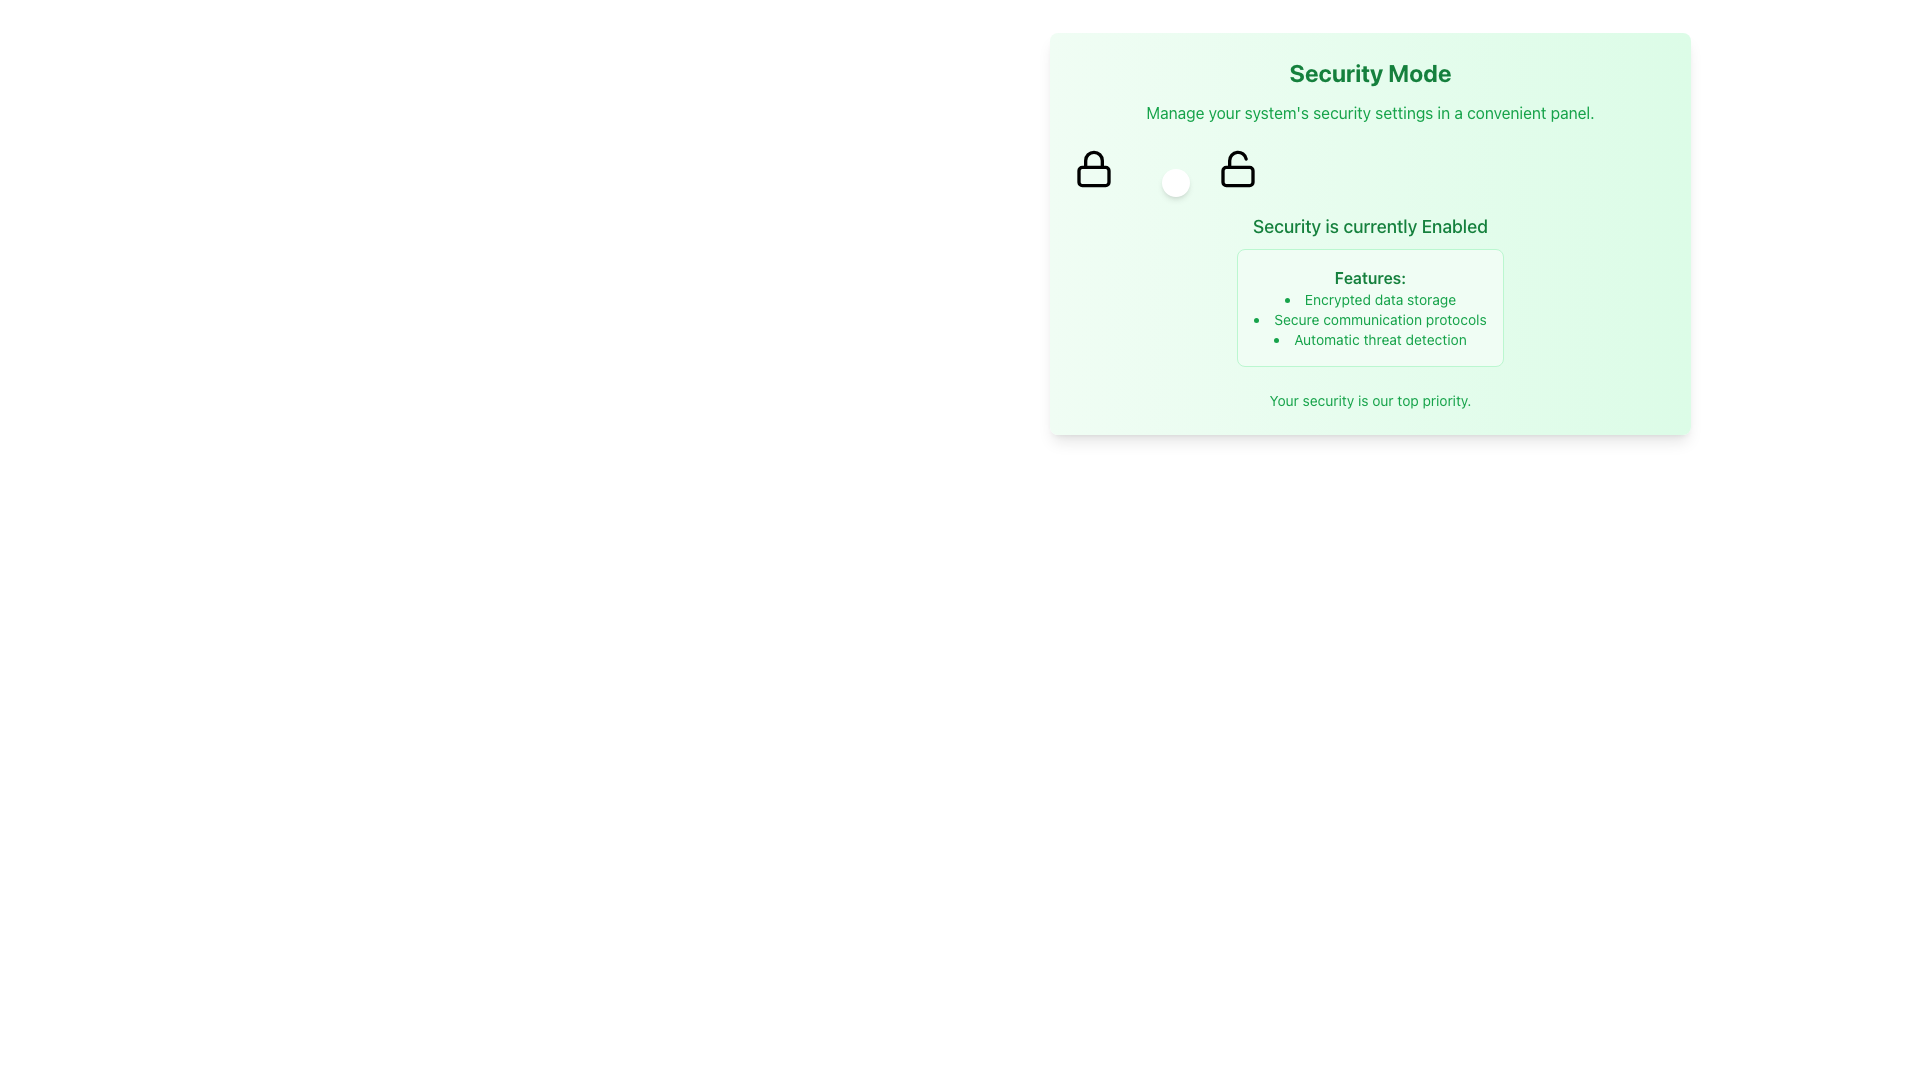  What do you see at coordinates (1369, 91) in the screenshot?
I see `the header TextBlock located at the top-central section of the light green panel in the security settings section` at bounding box center [1369, 91].